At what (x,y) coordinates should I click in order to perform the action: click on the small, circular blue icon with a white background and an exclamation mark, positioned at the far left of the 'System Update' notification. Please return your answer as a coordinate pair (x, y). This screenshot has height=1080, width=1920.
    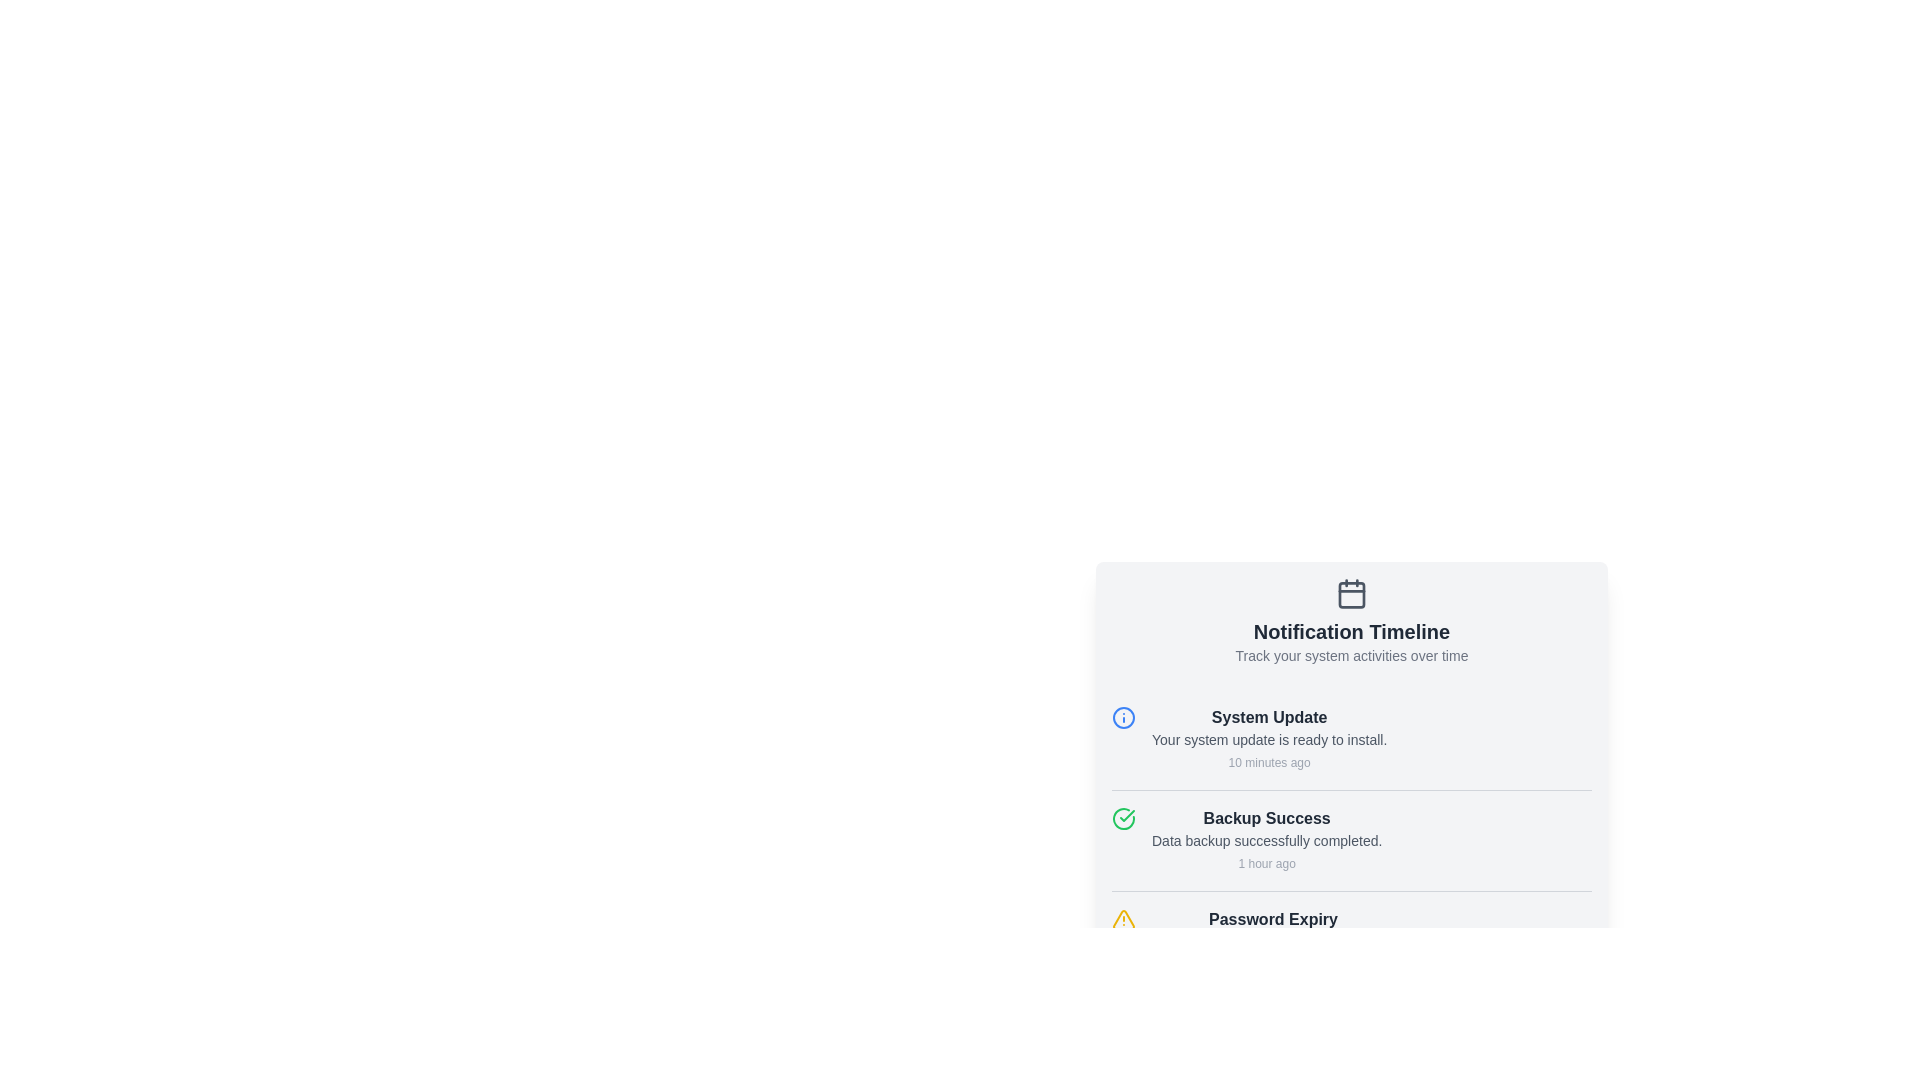
    Looking at the image, I should click on (1123, 716).